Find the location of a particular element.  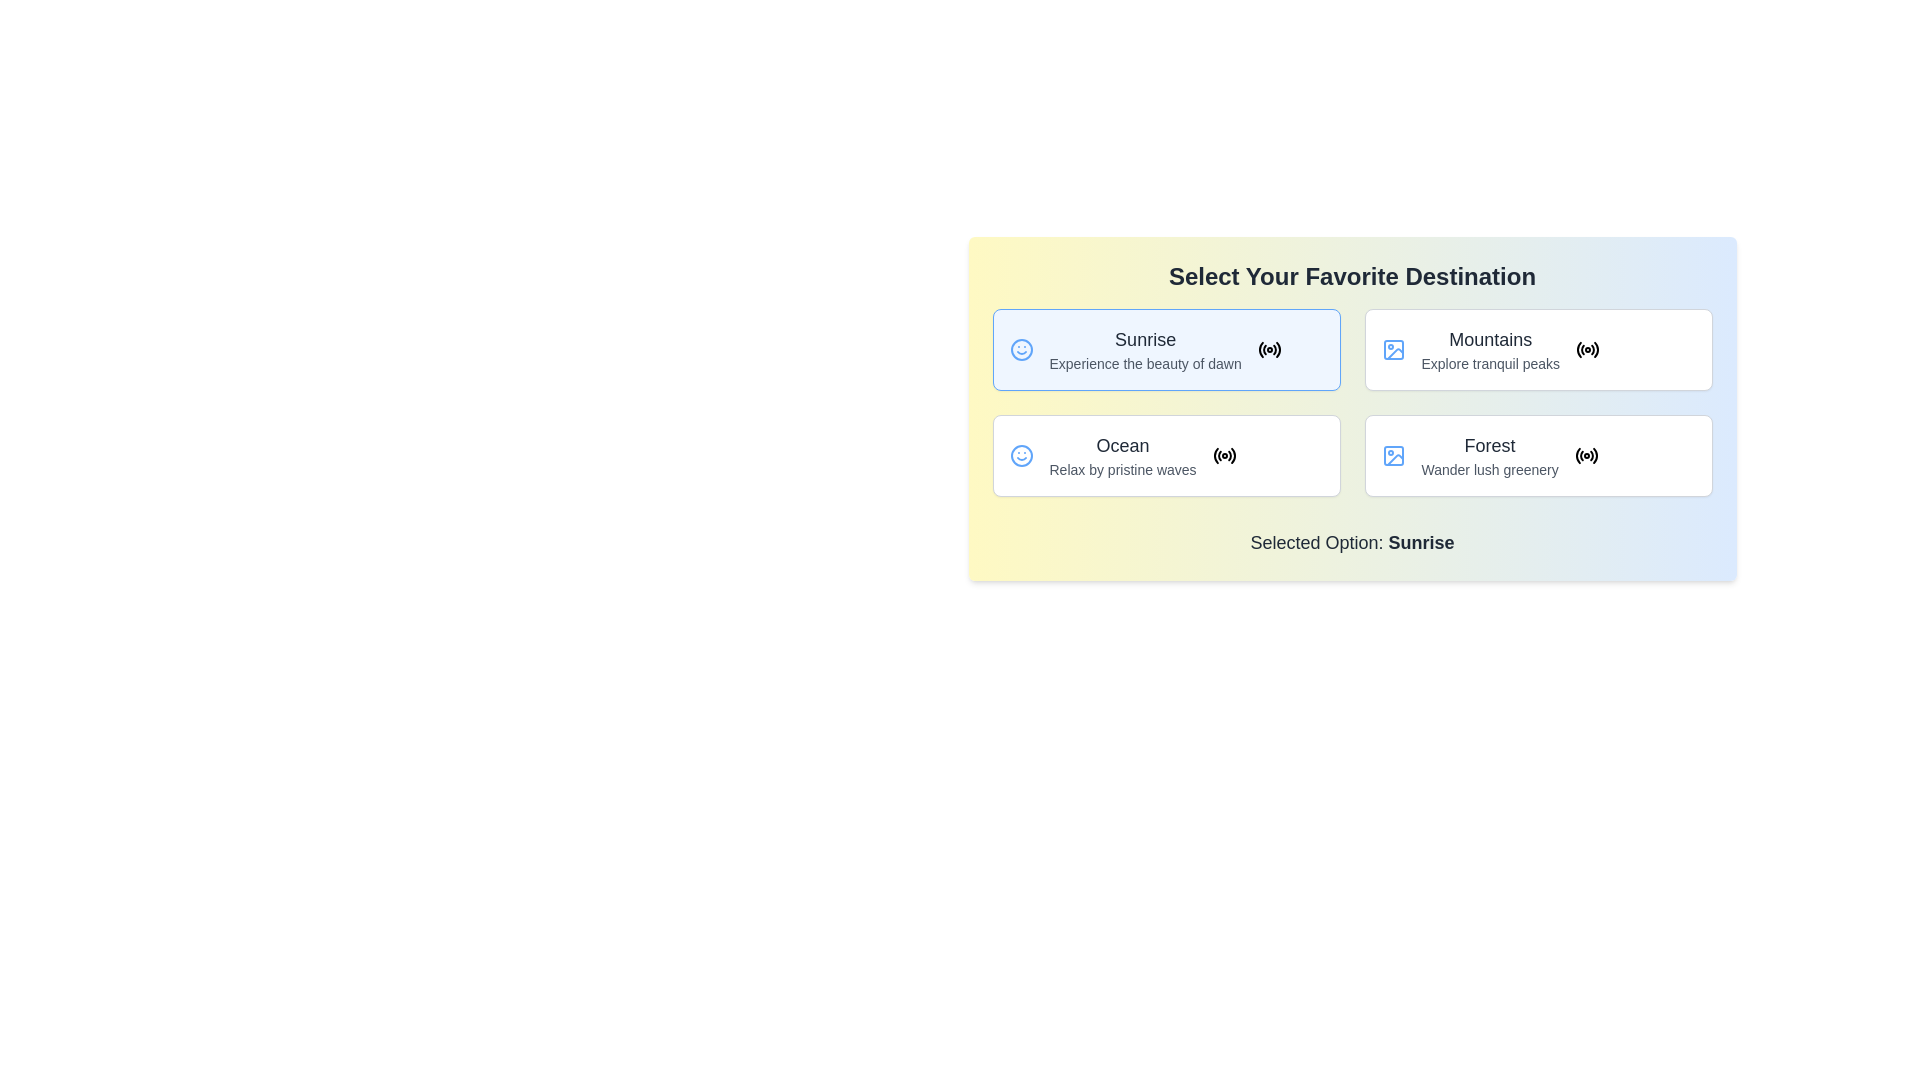

the Decorative SVG circle that represents the smiley face icon in the top-left square button labeled 'Sunrise' within the grid of options on the card layout is located at coordinates (1021, 455).